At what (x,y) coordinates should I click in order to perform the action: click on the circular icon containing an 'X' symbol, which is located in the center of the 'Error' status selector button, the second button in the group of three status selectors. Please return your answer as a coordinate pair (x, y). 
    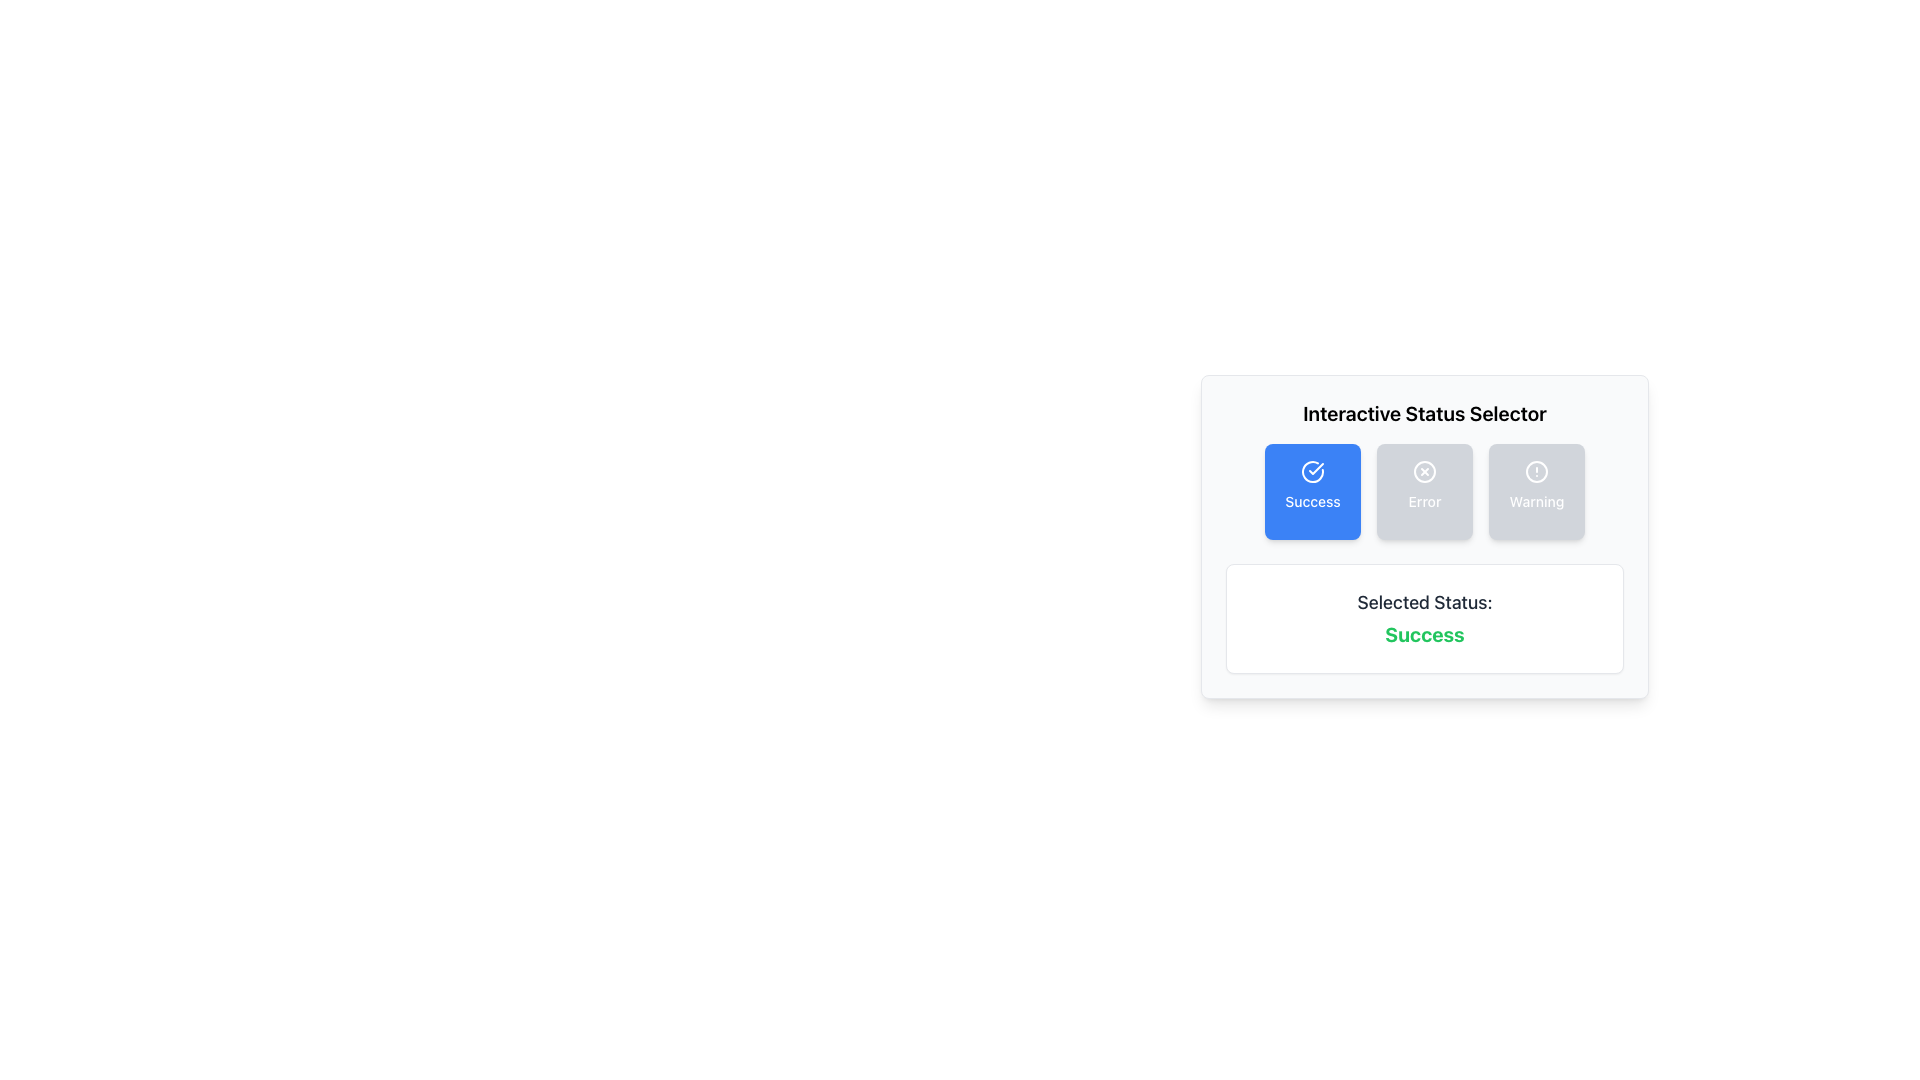
    Looking at the image, I should click on (1424, 471).